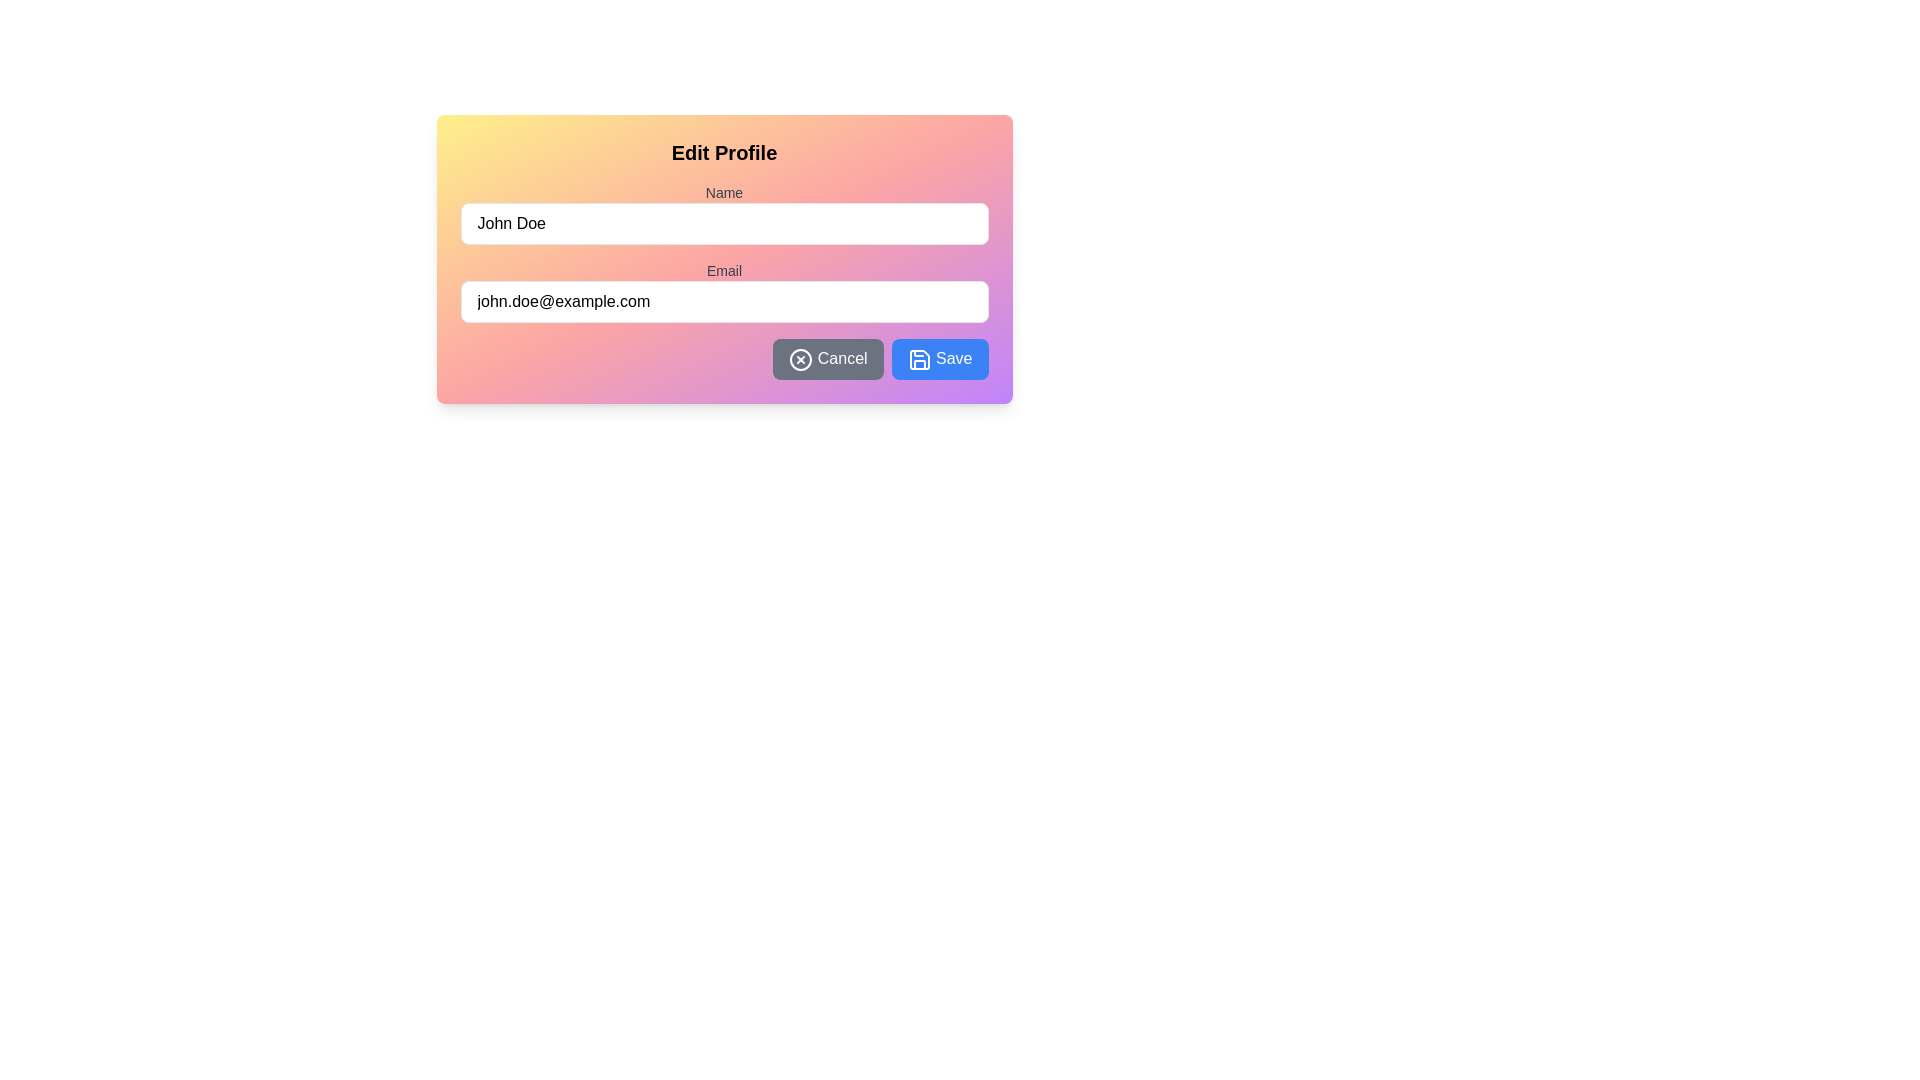  I want to click on the circular icon with a red cross on a gray background, so click(801, 358).